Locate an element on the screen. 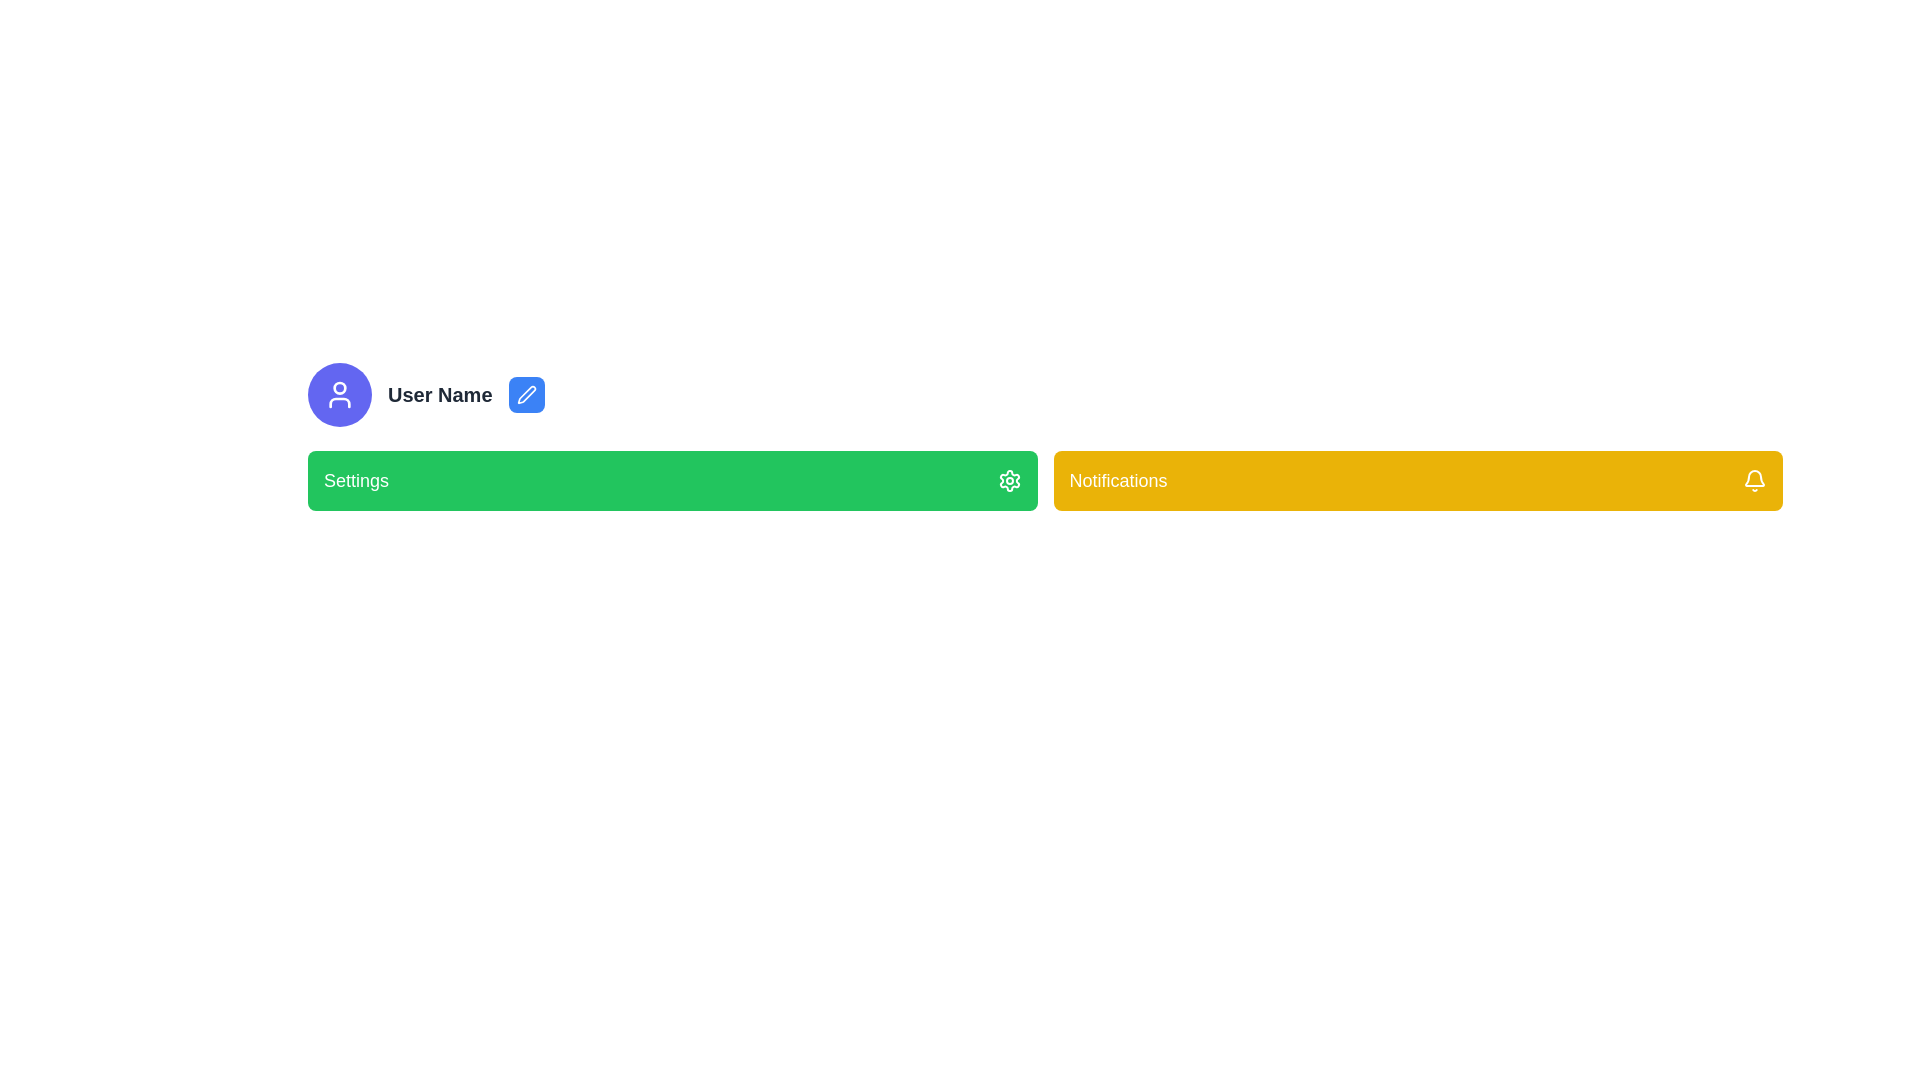  the small rounded rectangular button with a blue background and a white pen icon, located to the immediate right of the text 'User Name' is located at coordinates (526, 394).